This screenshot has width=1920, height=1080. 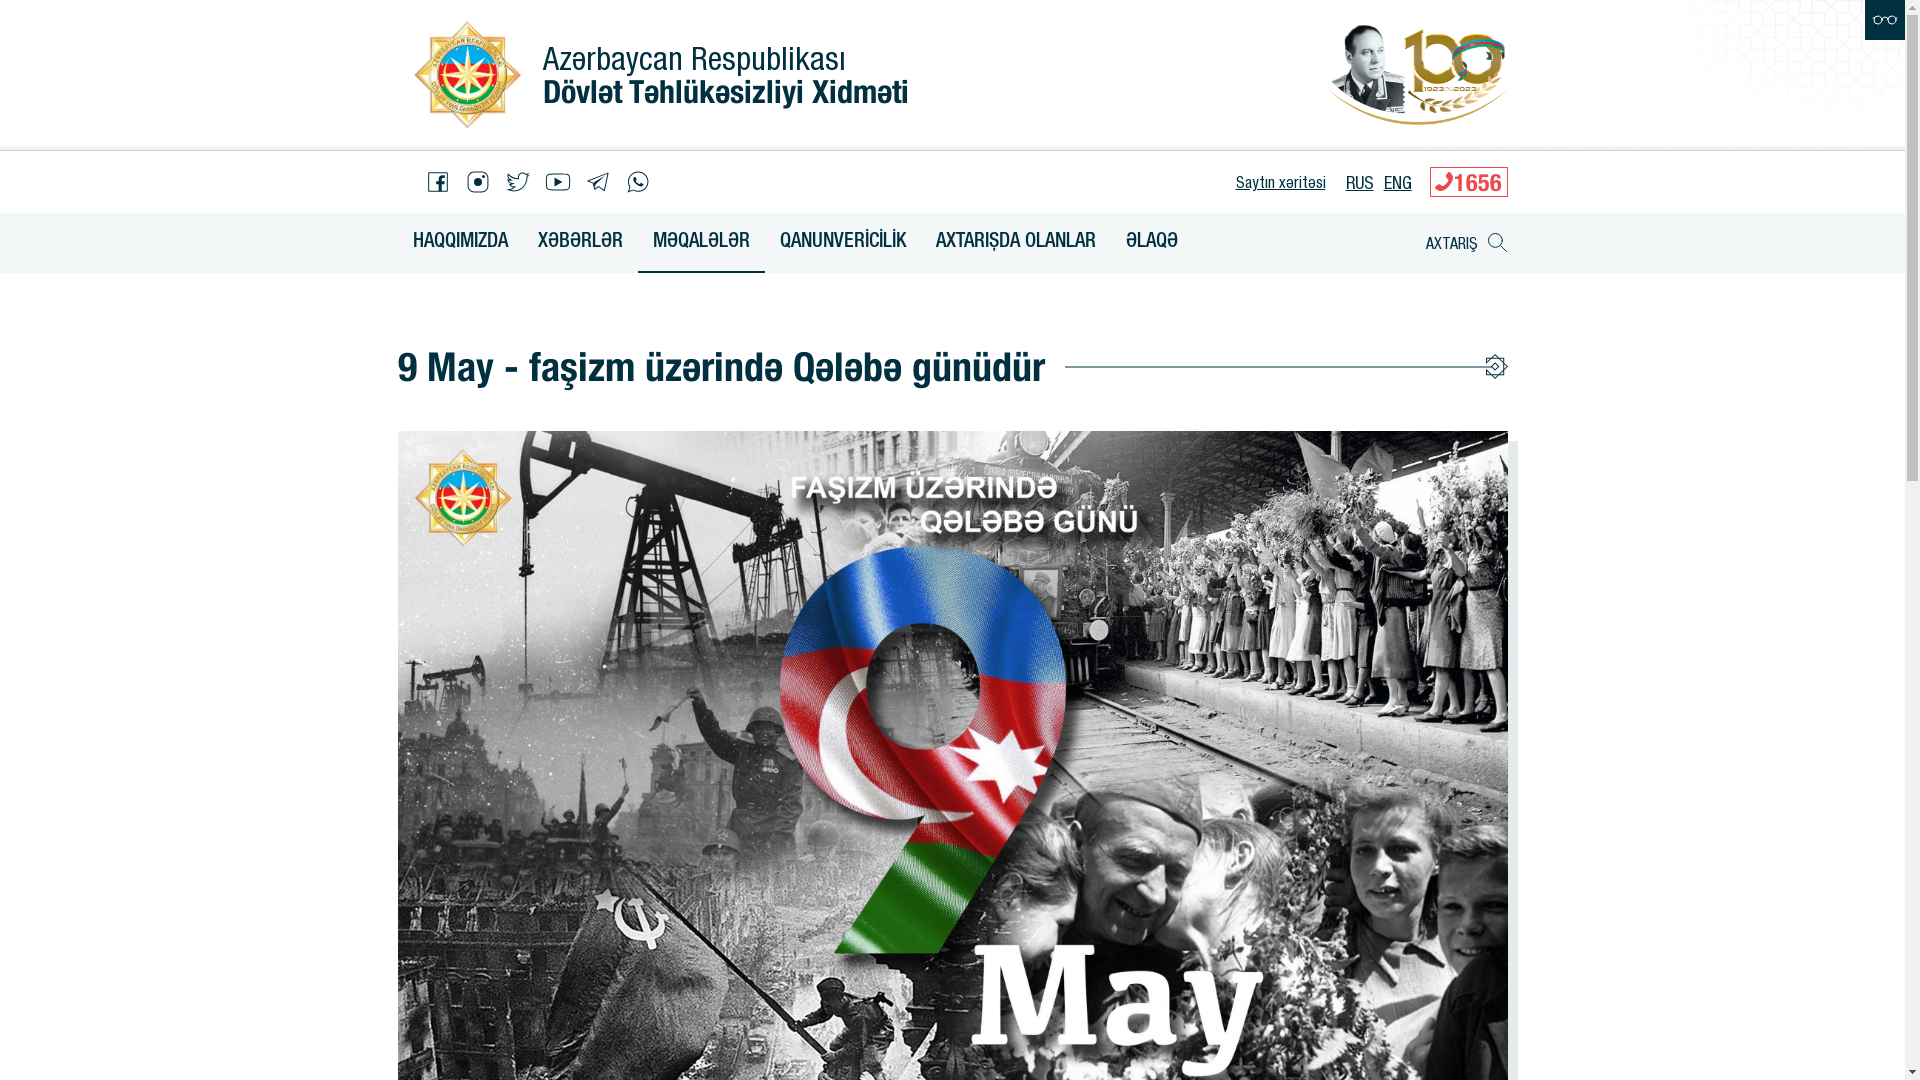 I want to click on 'RUS', so click(x=1359, y=181).